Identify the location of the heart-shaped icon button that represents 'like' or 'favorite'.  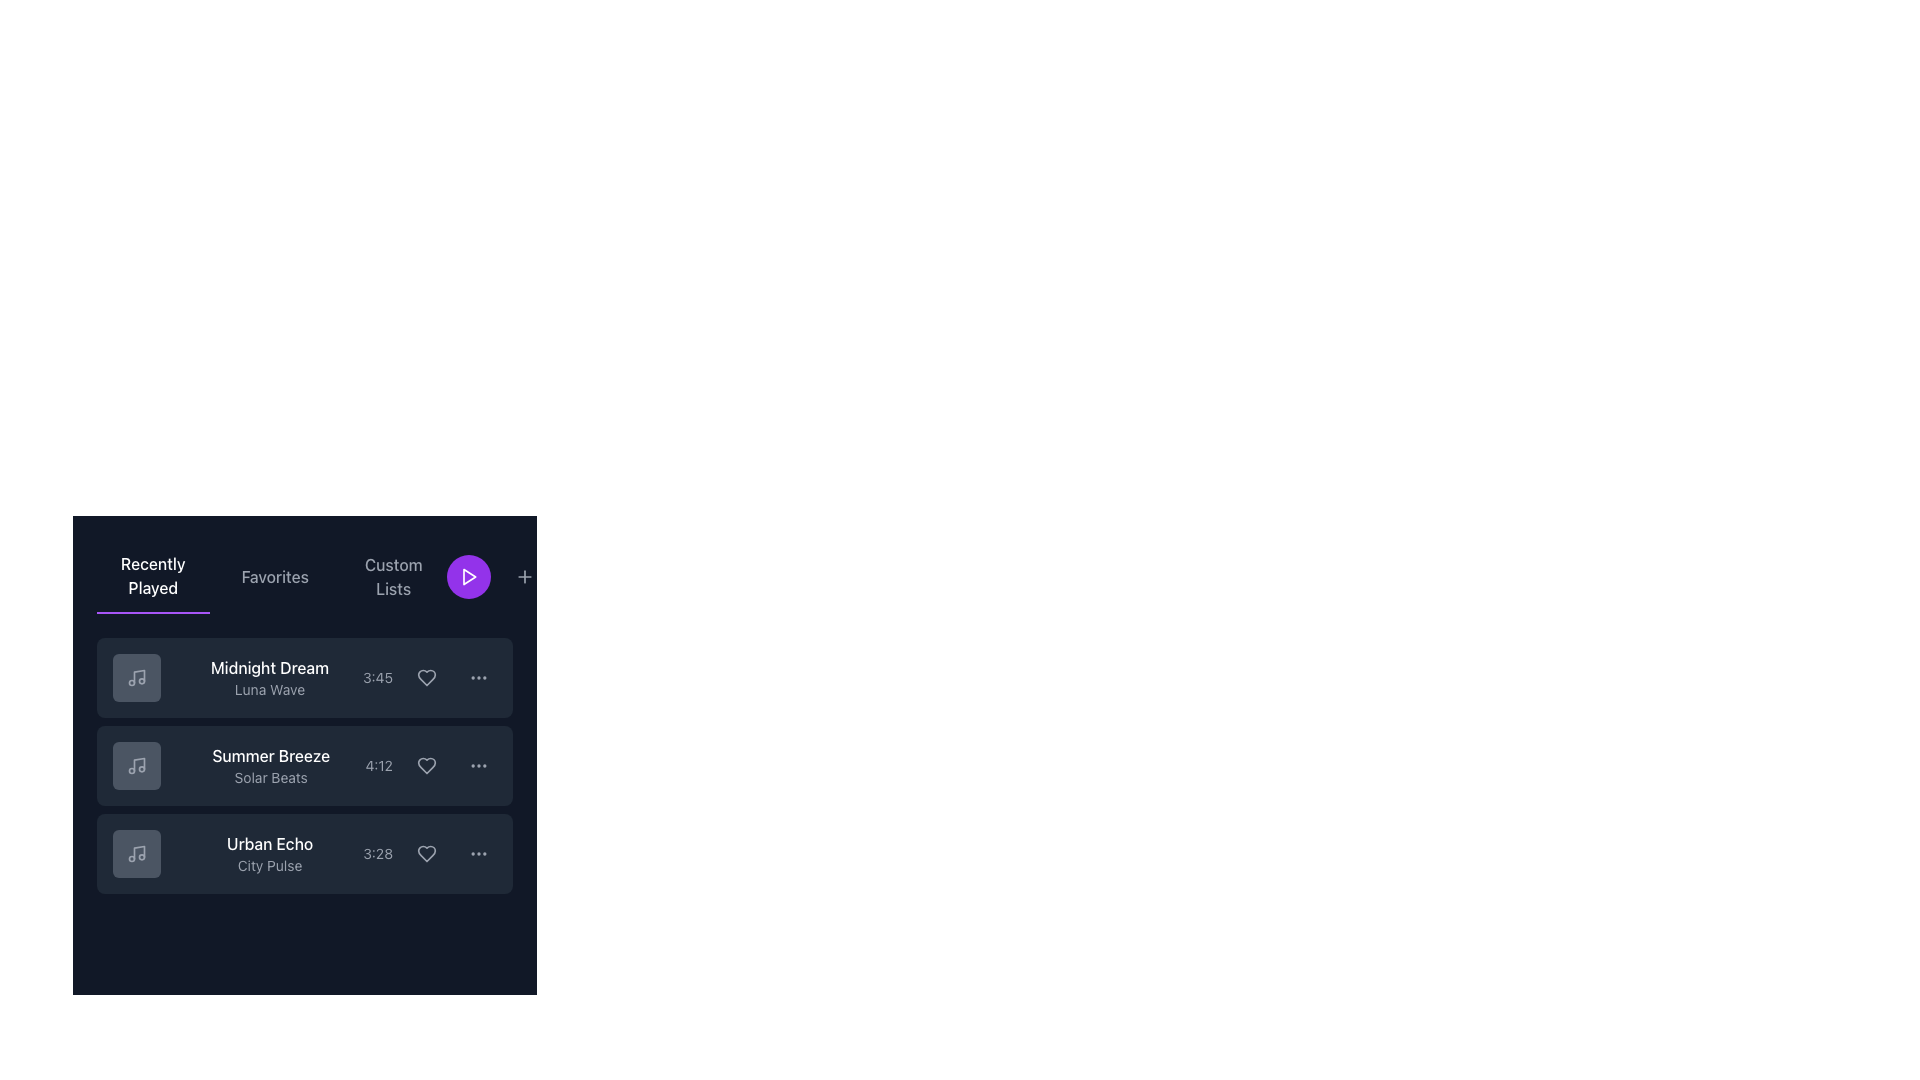
(426, 853).